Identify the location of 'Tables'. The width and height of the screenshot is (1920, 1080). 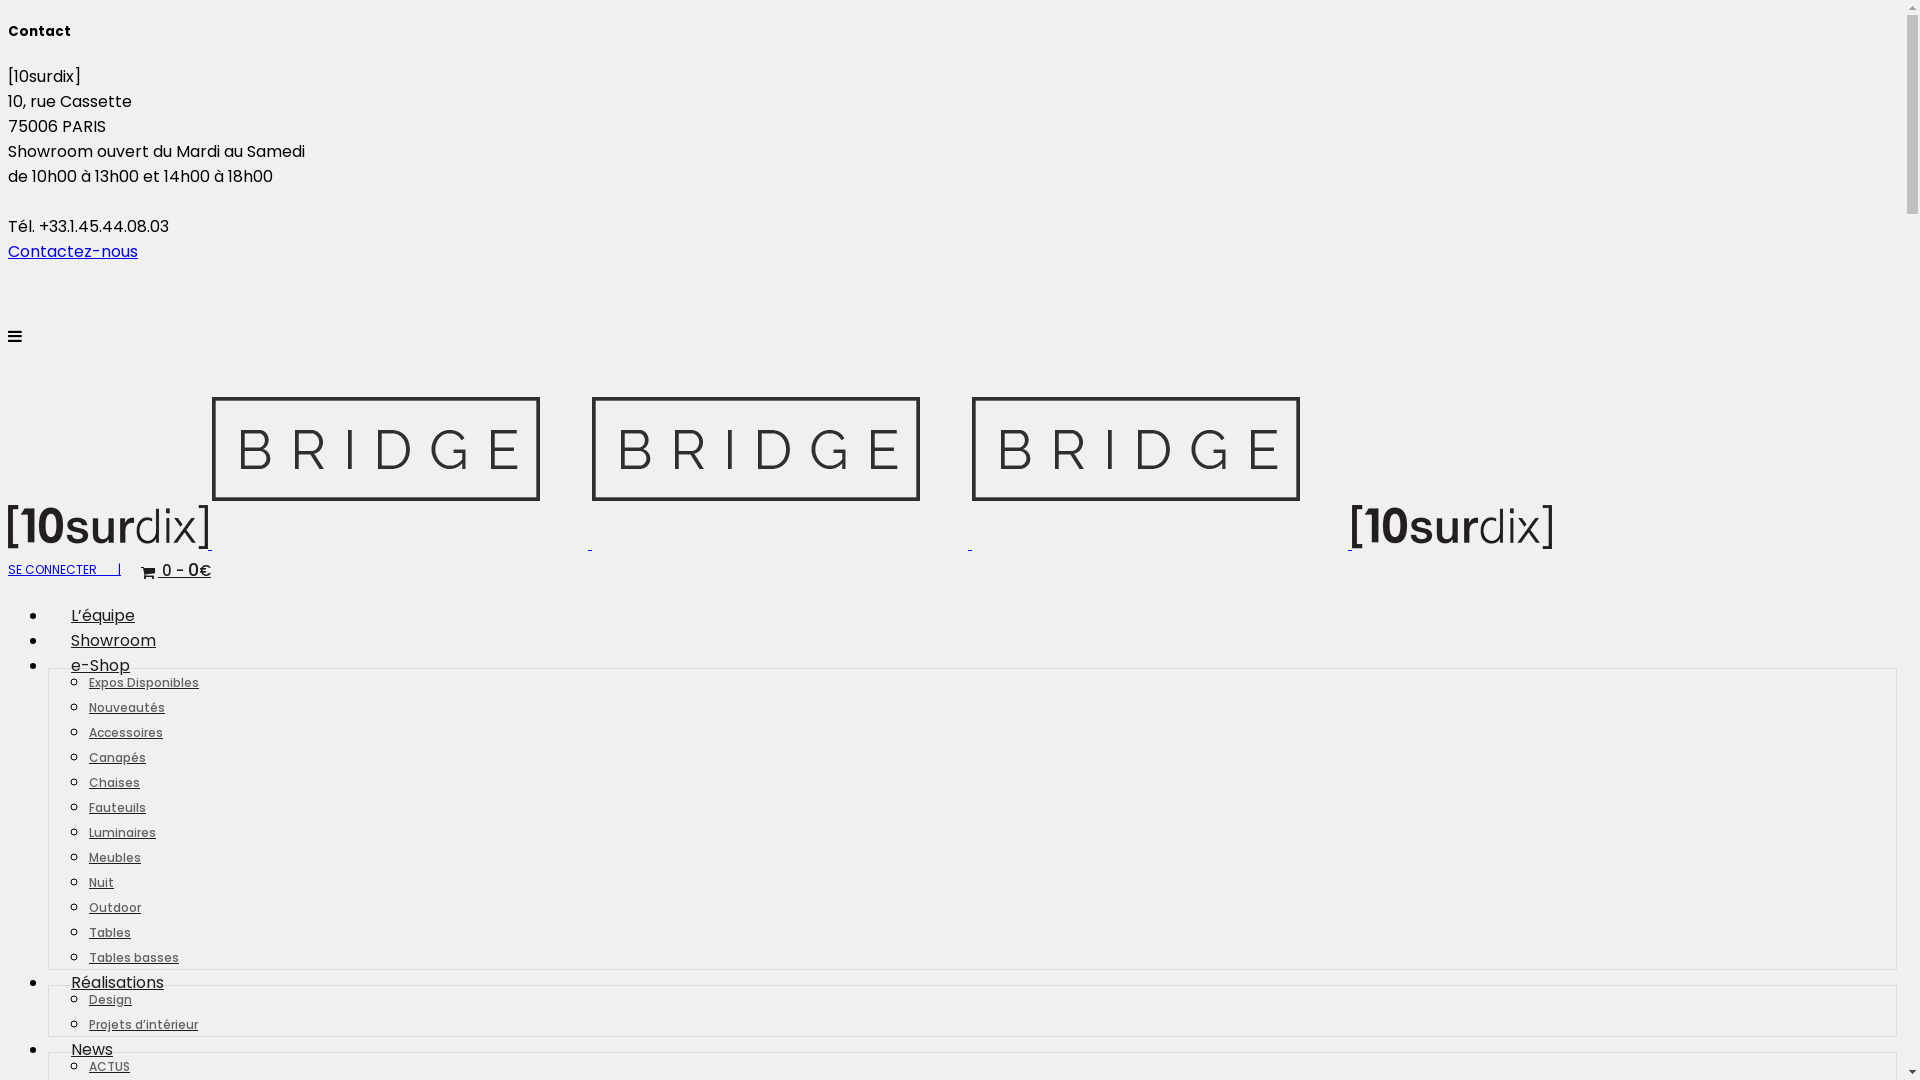
(109, 931).